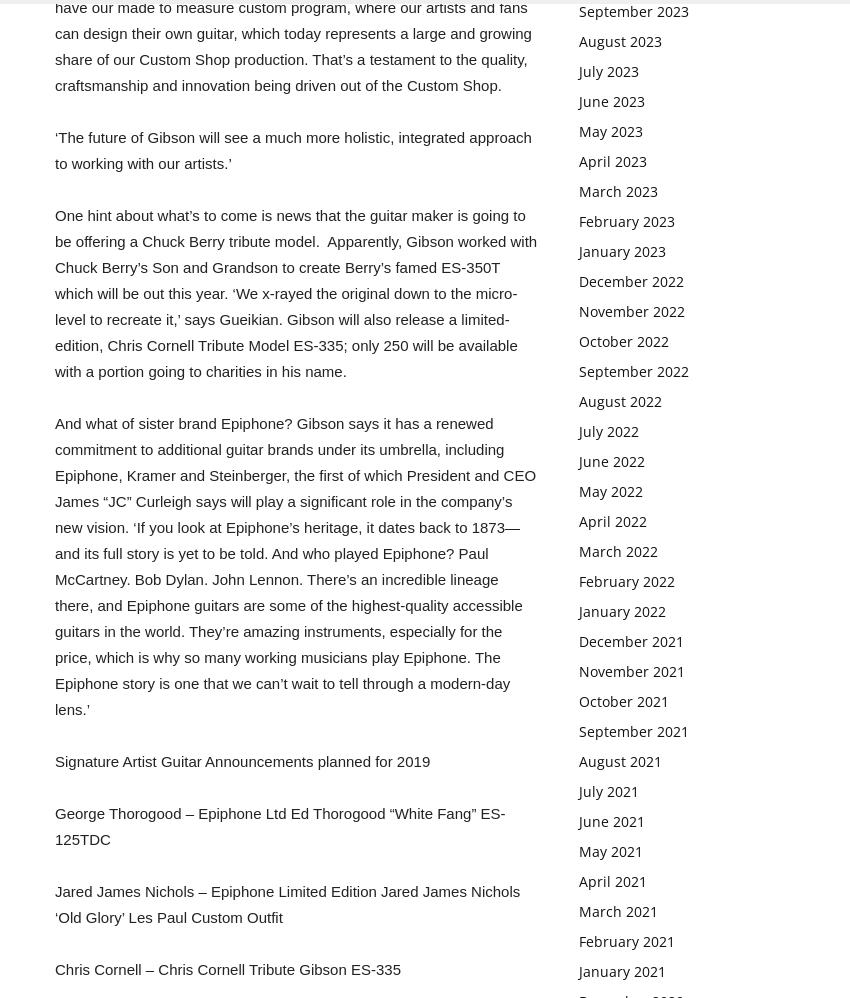 This screenshot has height=998, width=850. Describe the element at coordinates (617, 190) in the screenshot. I see `'March 2023'` at that location.